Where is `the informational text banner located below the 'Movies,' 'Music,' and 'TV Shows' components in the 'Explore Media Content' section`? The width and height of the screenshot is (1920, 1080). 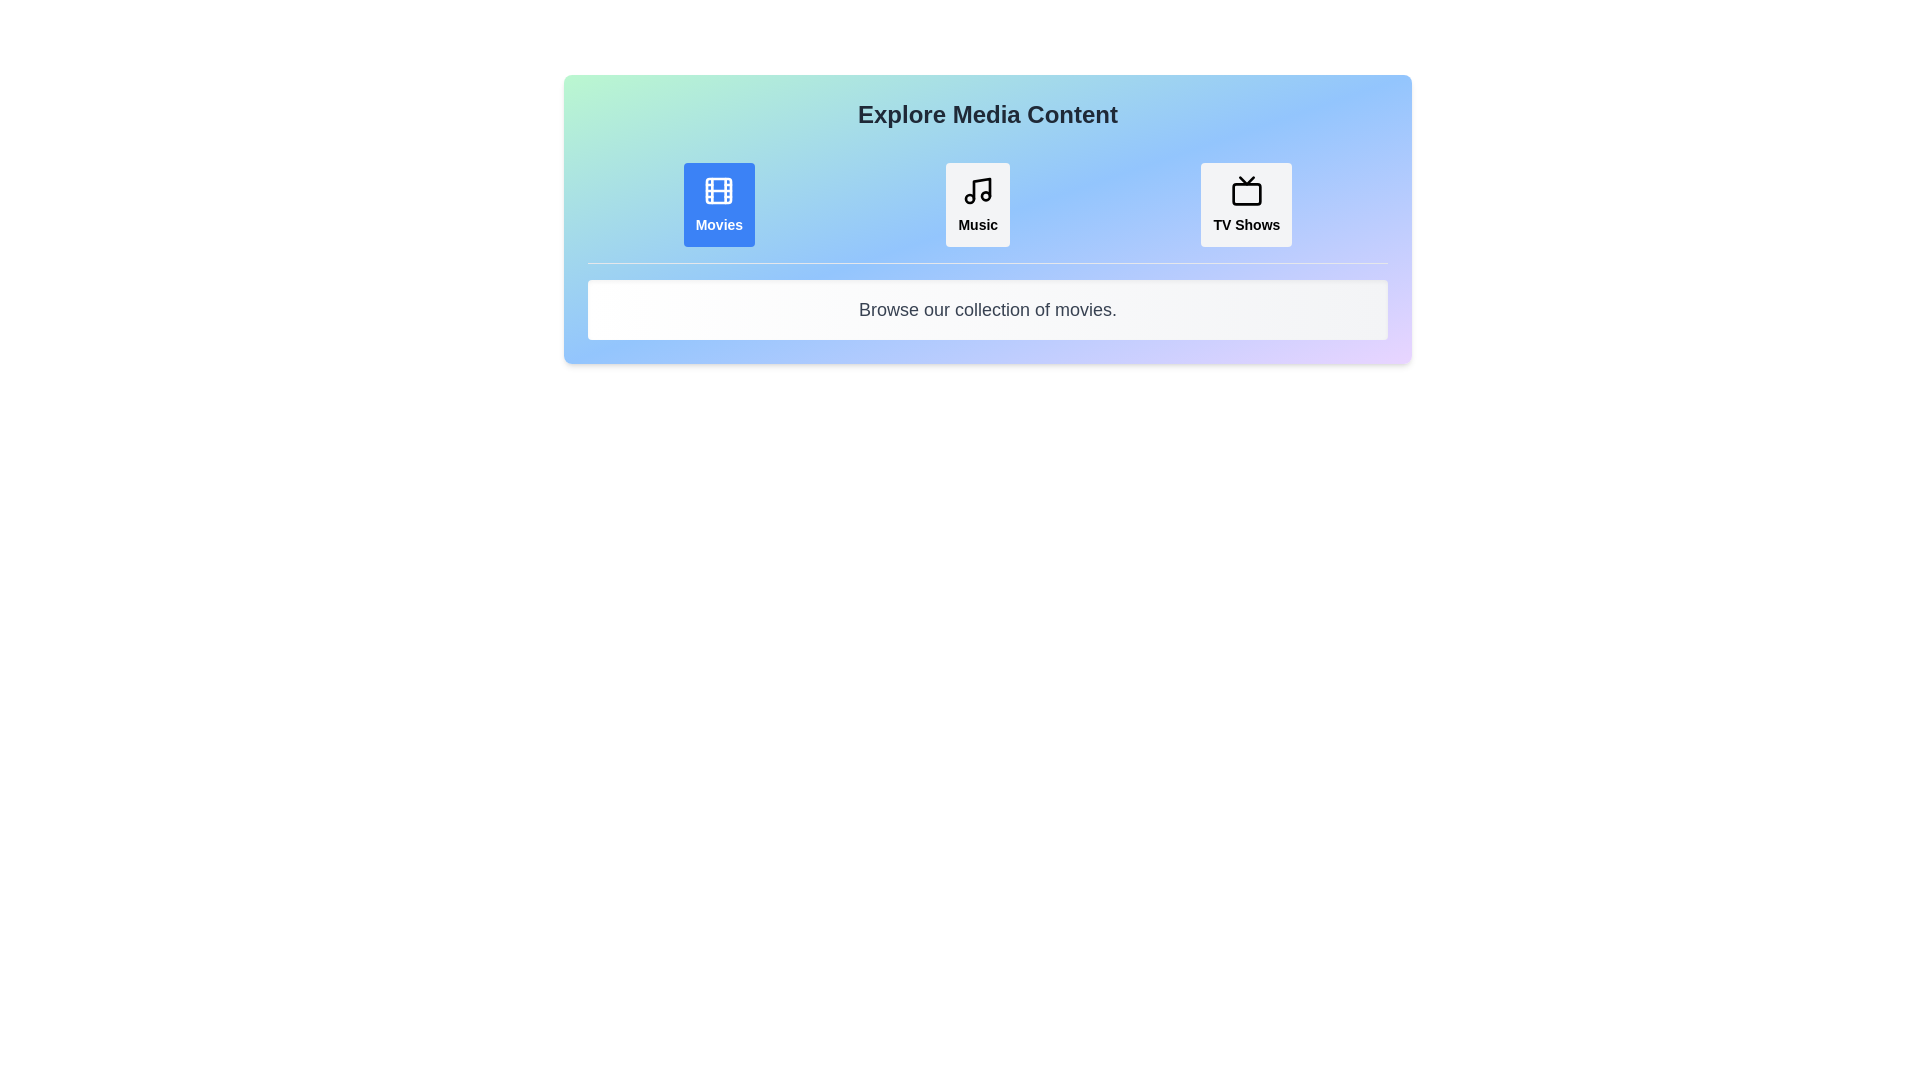 the informational text banner located below the 'Movies,' 'Music,' and 'TV Shows' components in the 'Explore Media Content' section is located at coordinates (988, 309).